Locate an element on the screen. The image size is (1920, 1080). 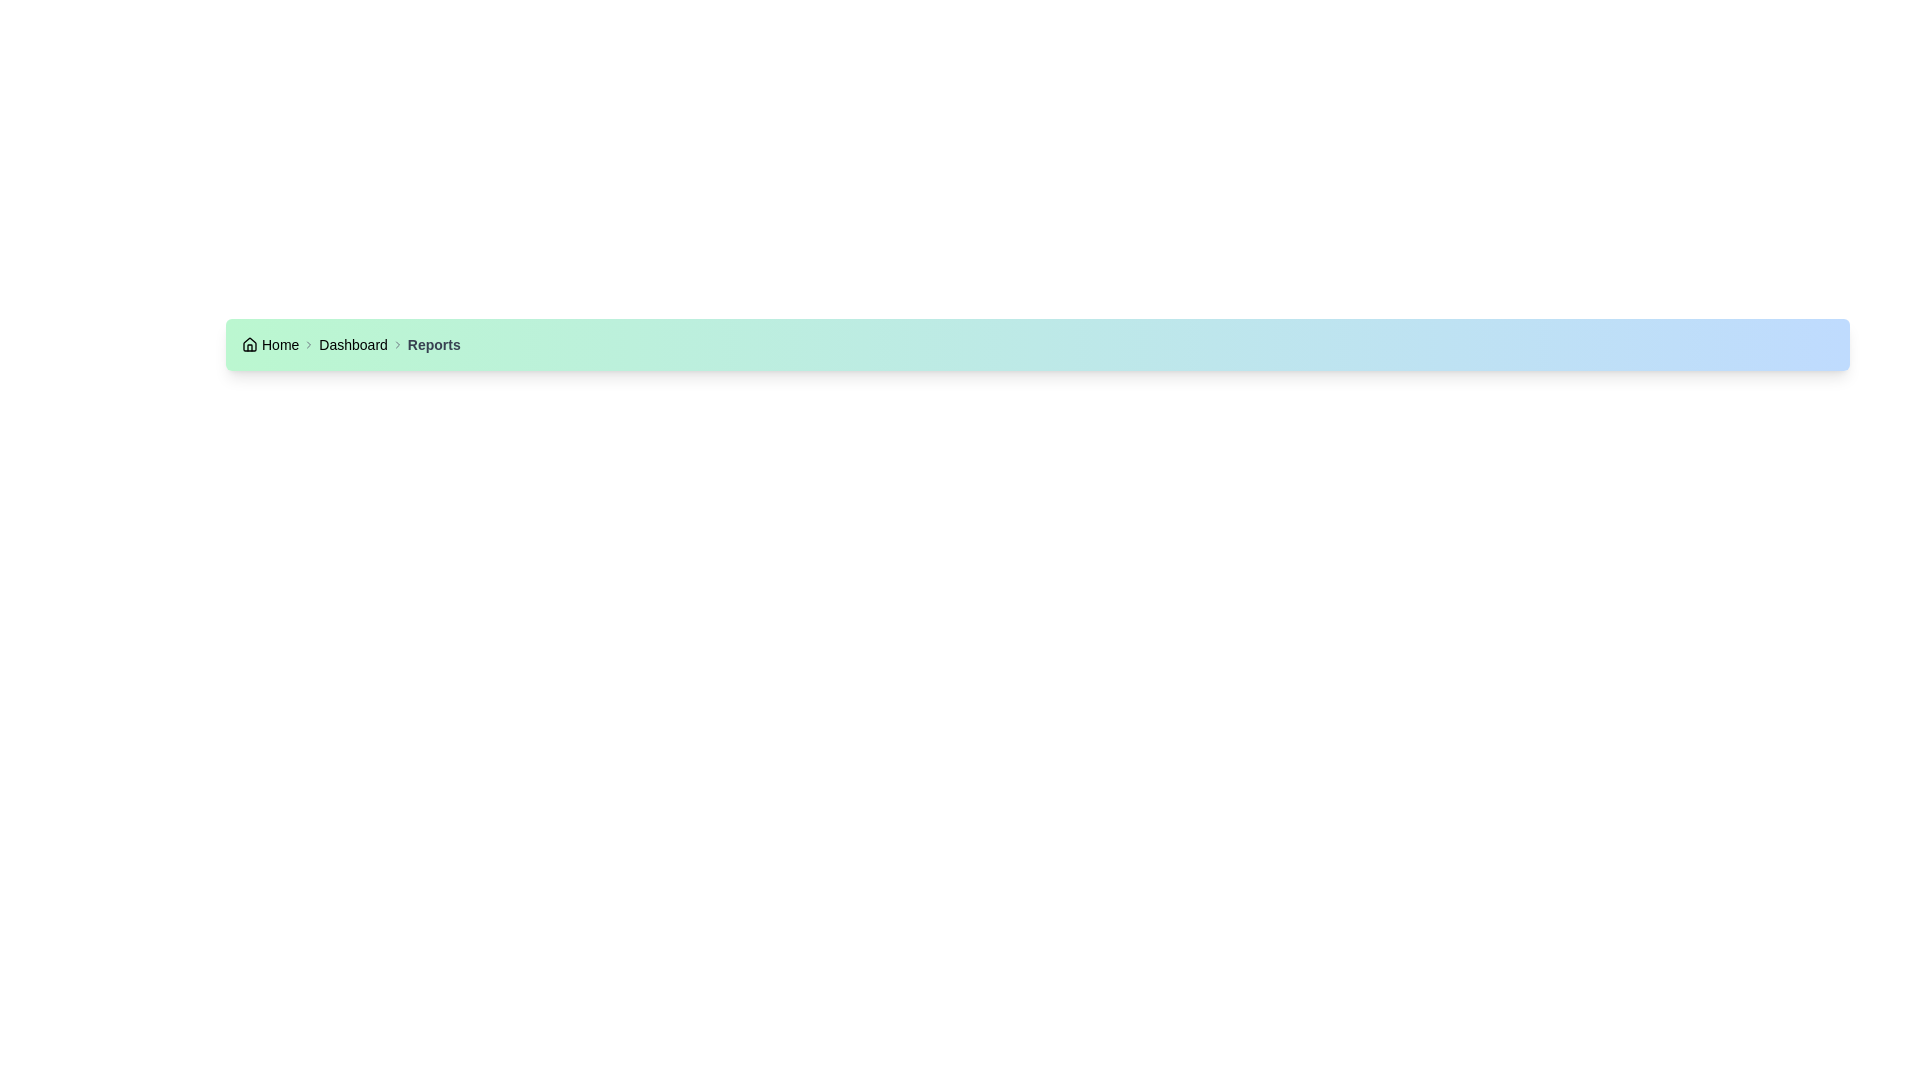
the small house-shaped icon in the breadcrumb navigation bar is located at coordinates (248, 343).